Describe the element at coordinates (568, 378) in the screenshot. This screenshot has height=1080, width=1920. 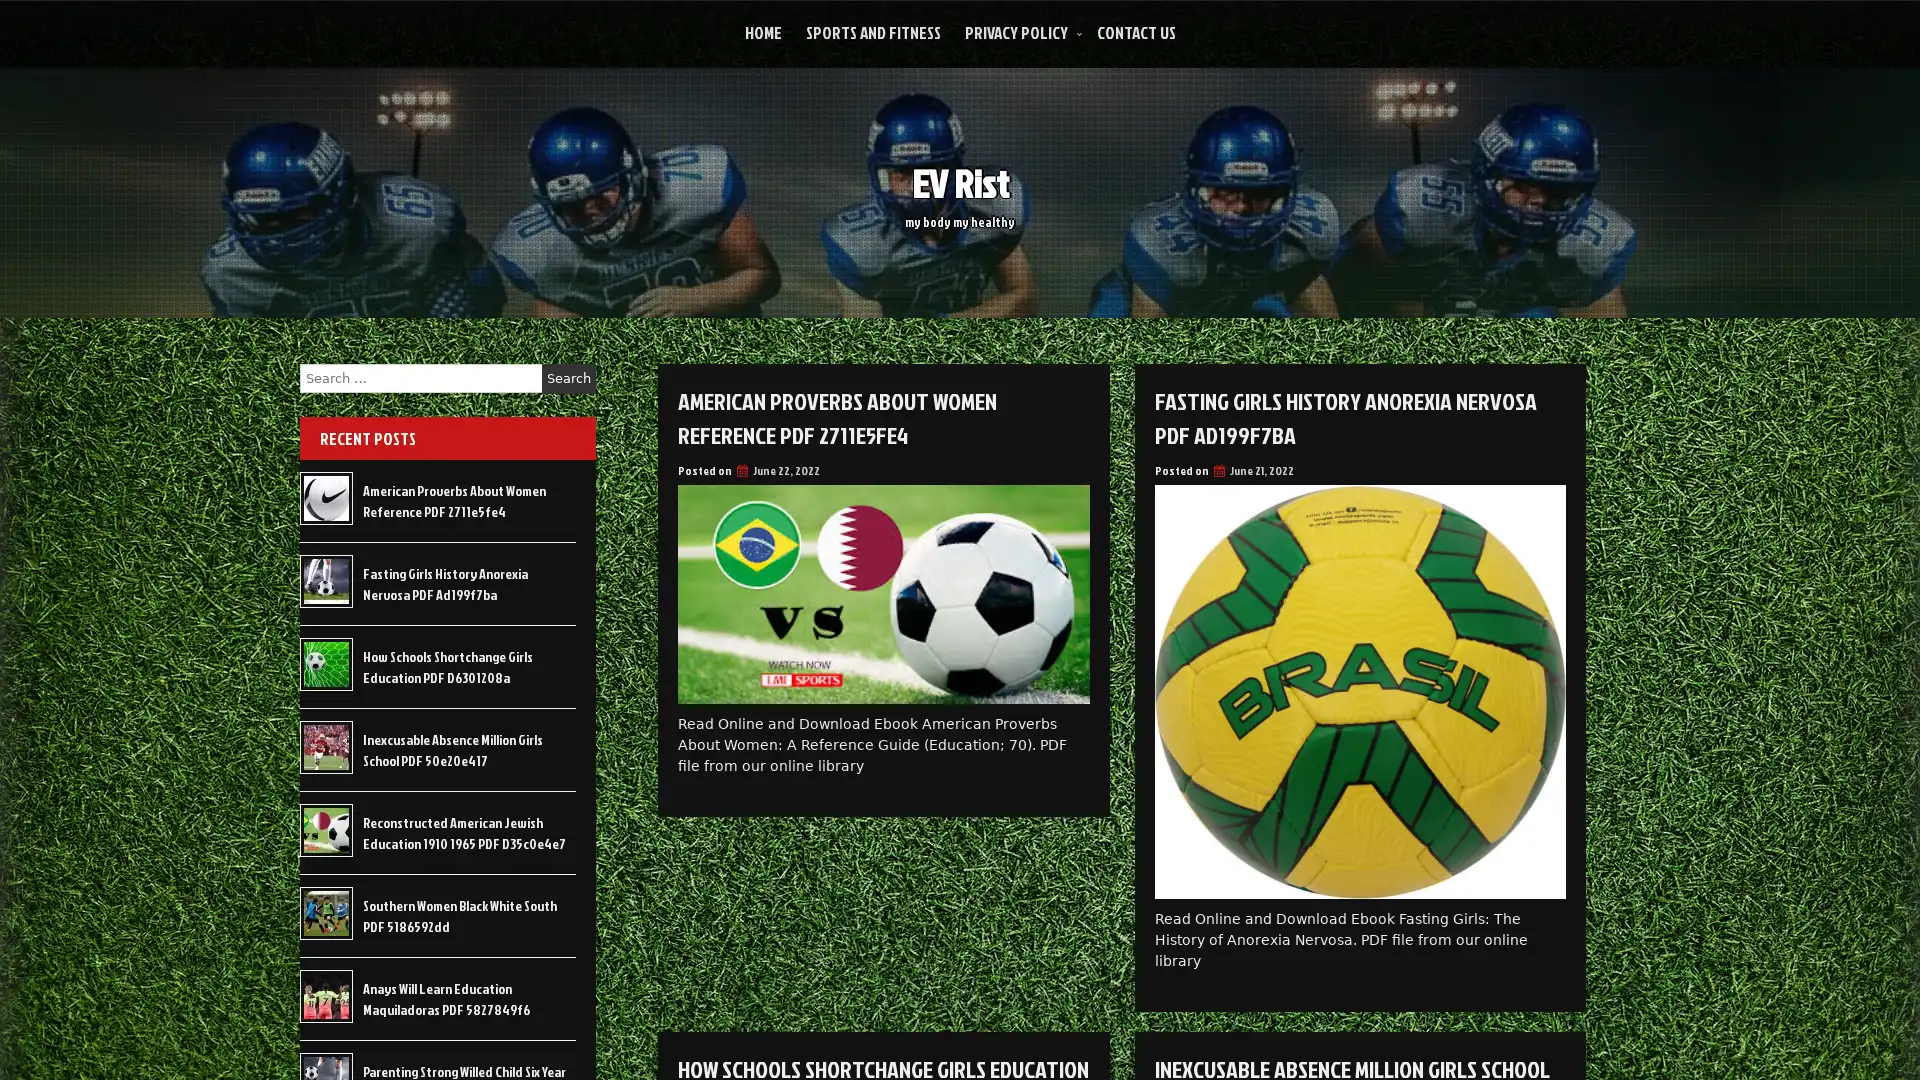
I see `Search` at that location.